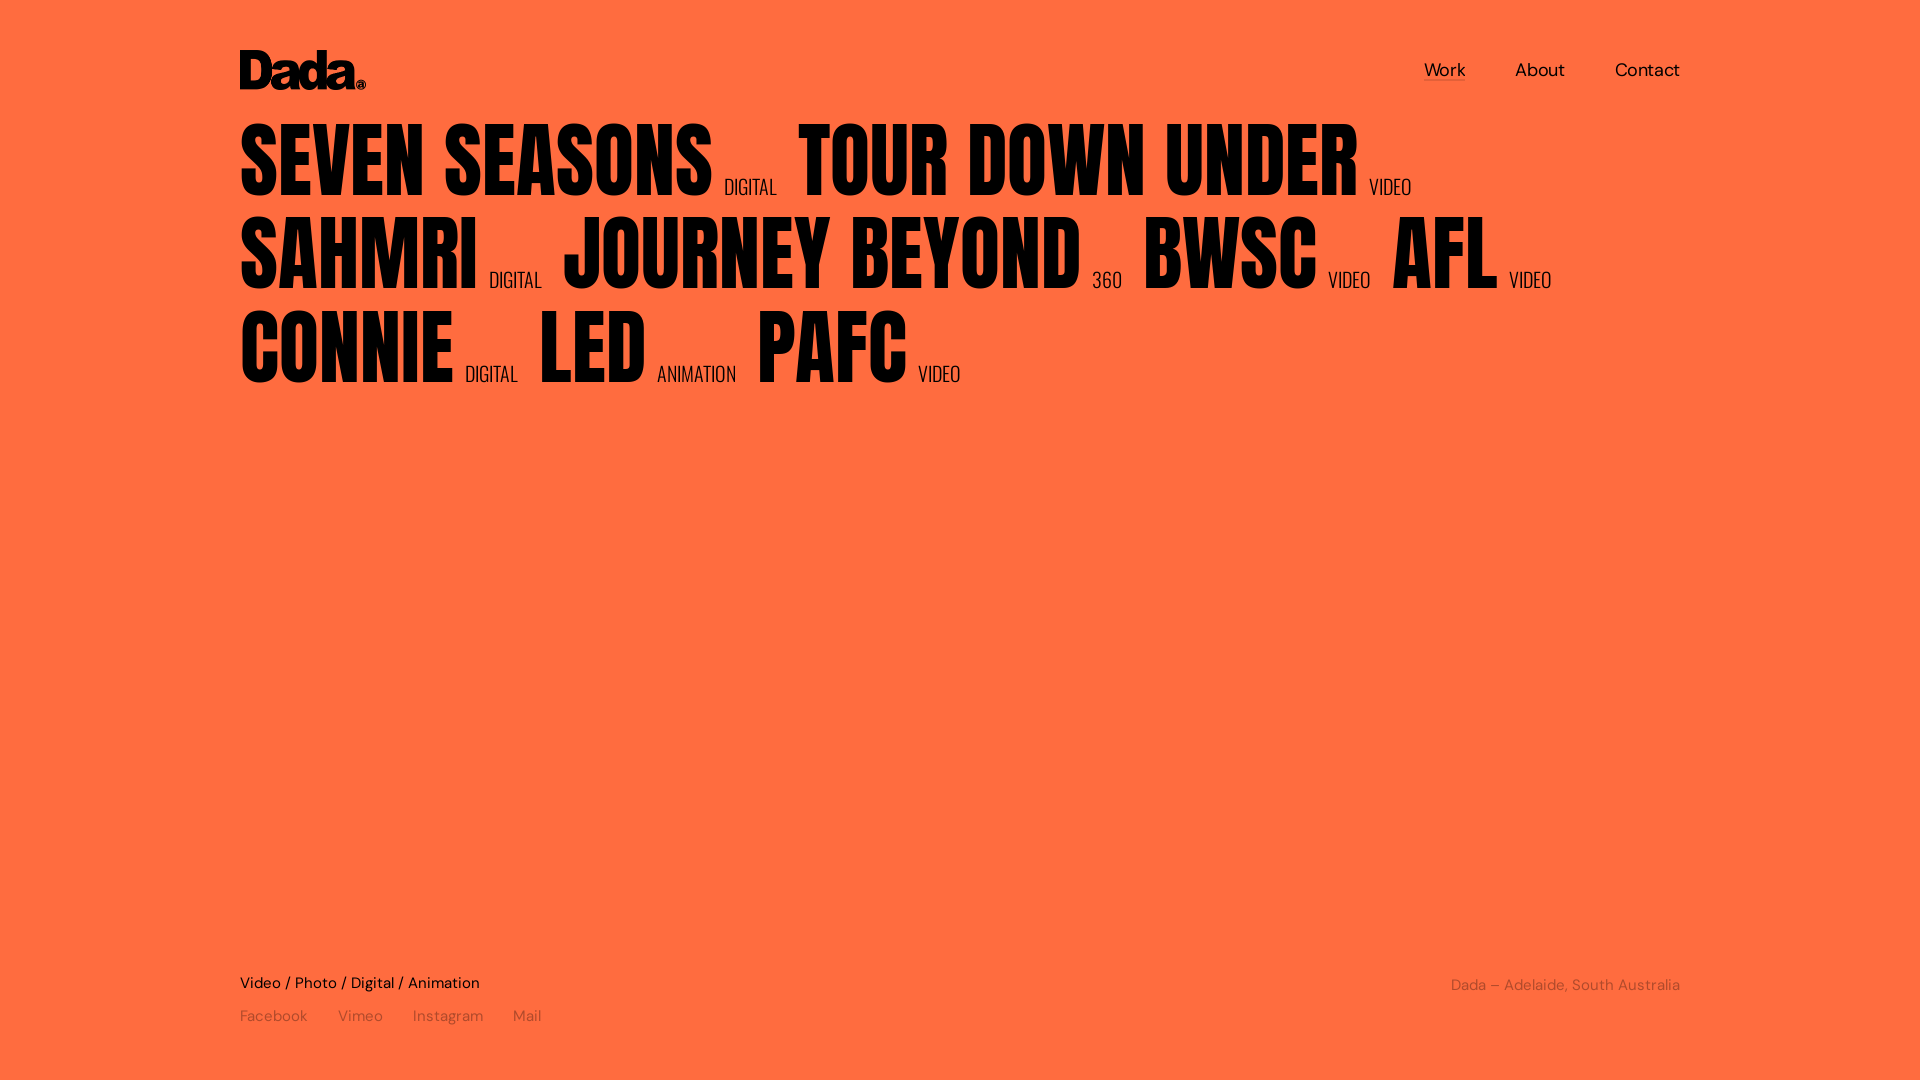  What do you see at coordinates (513, 1011) in the screenshot?
I see `'Mail'` at bounding box center [513, 1011].